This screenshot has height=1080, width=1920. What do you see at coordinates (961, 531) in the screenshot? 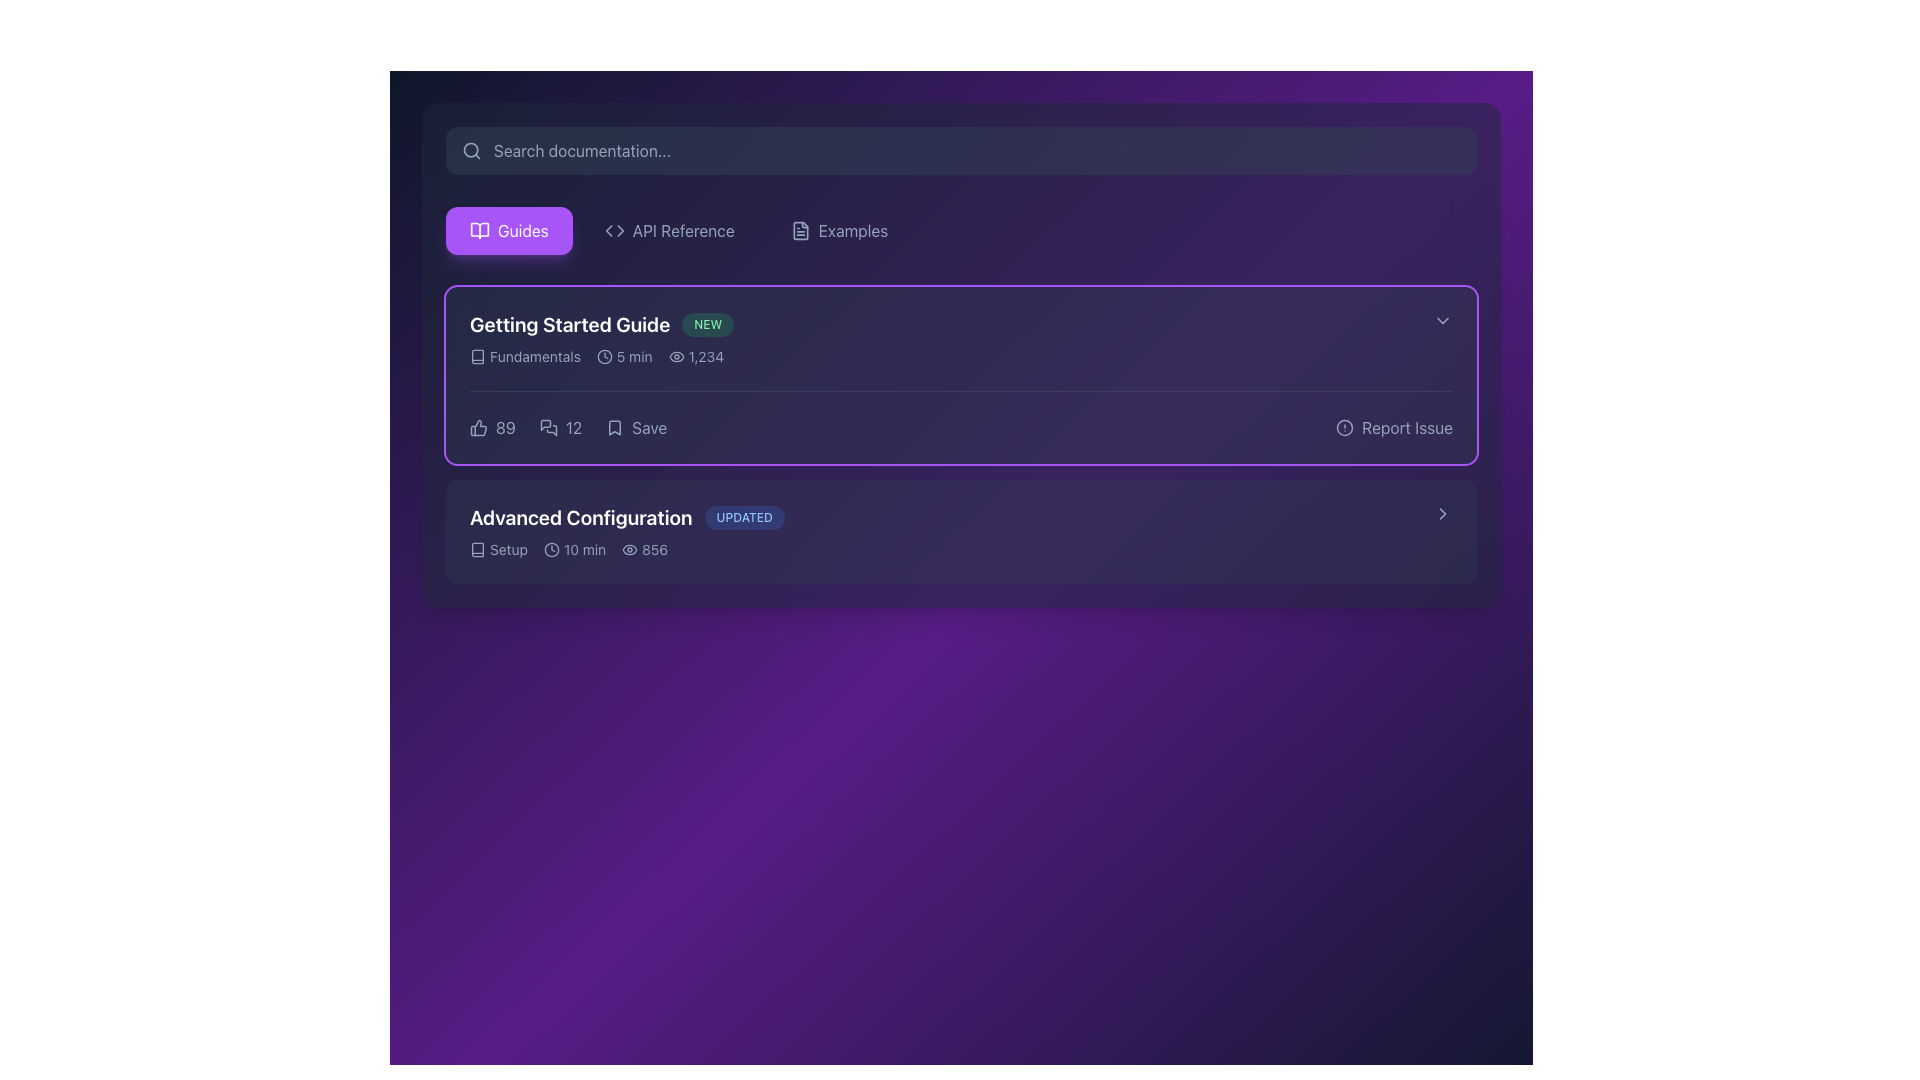
I see `the list item labeled 'Advanced Configuration UPDATED'` at bounding box center [961, 531].